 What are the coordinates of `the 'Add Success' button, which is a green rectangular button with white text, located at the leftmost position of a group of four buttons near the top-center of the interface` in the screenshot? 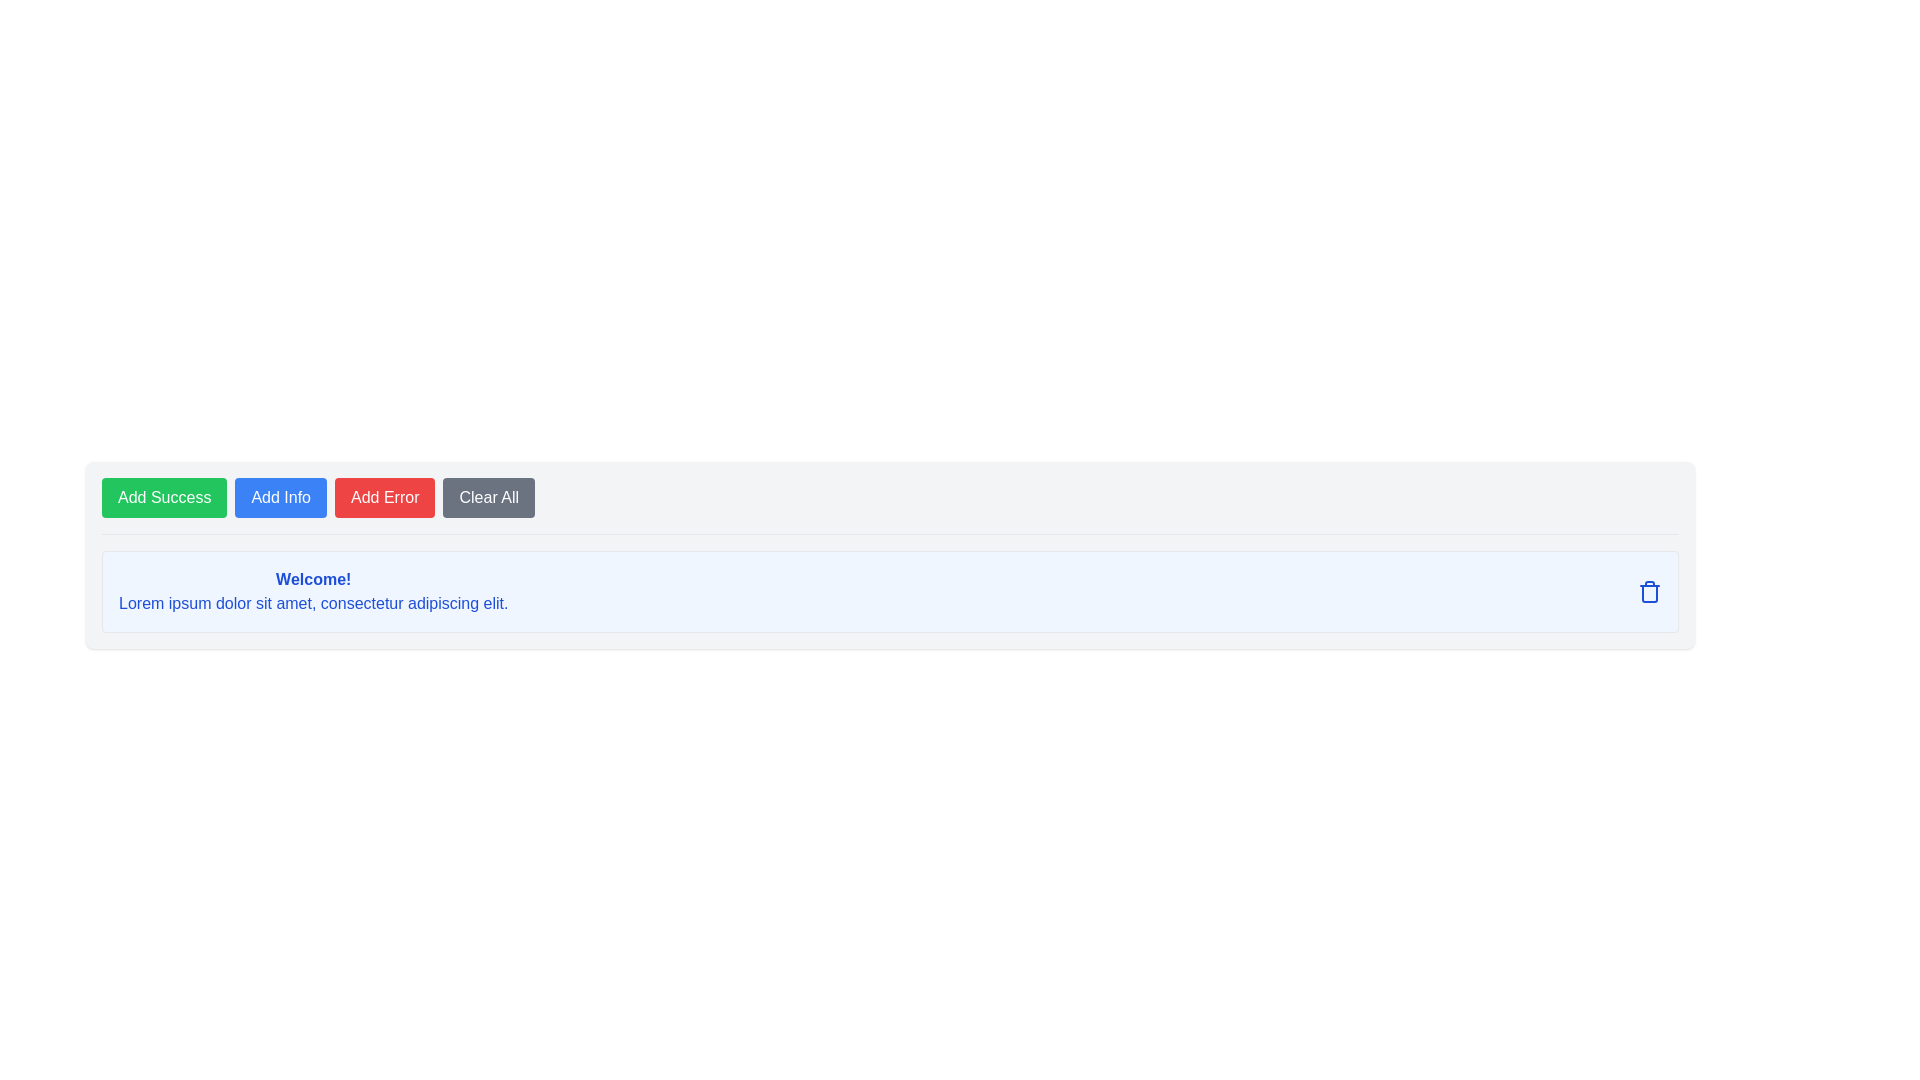 It's located at (164, 496).